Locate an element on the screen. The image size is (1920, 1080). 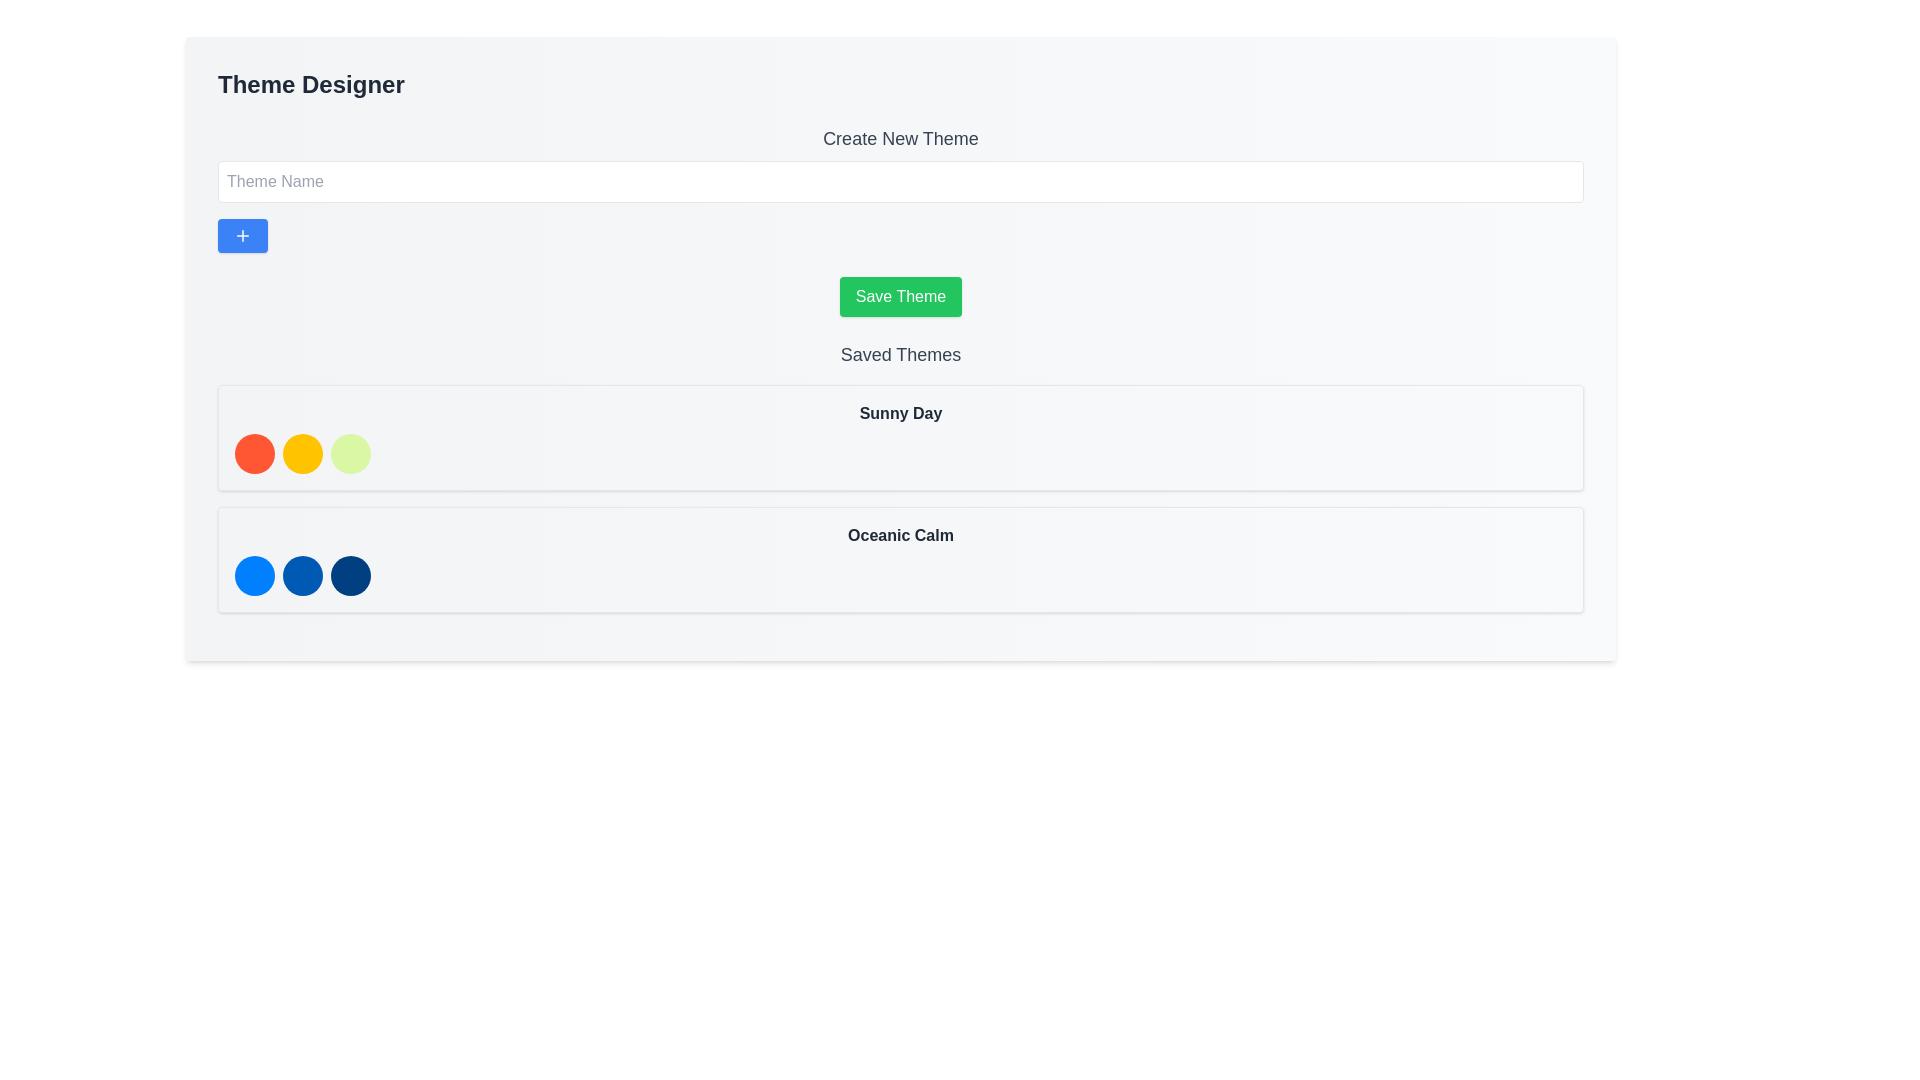
the leftmost color swatch in the horizontal arrangement below the 'Sunny Day' label in the 'Saved Themes' section is located at coordinates (253, 454).